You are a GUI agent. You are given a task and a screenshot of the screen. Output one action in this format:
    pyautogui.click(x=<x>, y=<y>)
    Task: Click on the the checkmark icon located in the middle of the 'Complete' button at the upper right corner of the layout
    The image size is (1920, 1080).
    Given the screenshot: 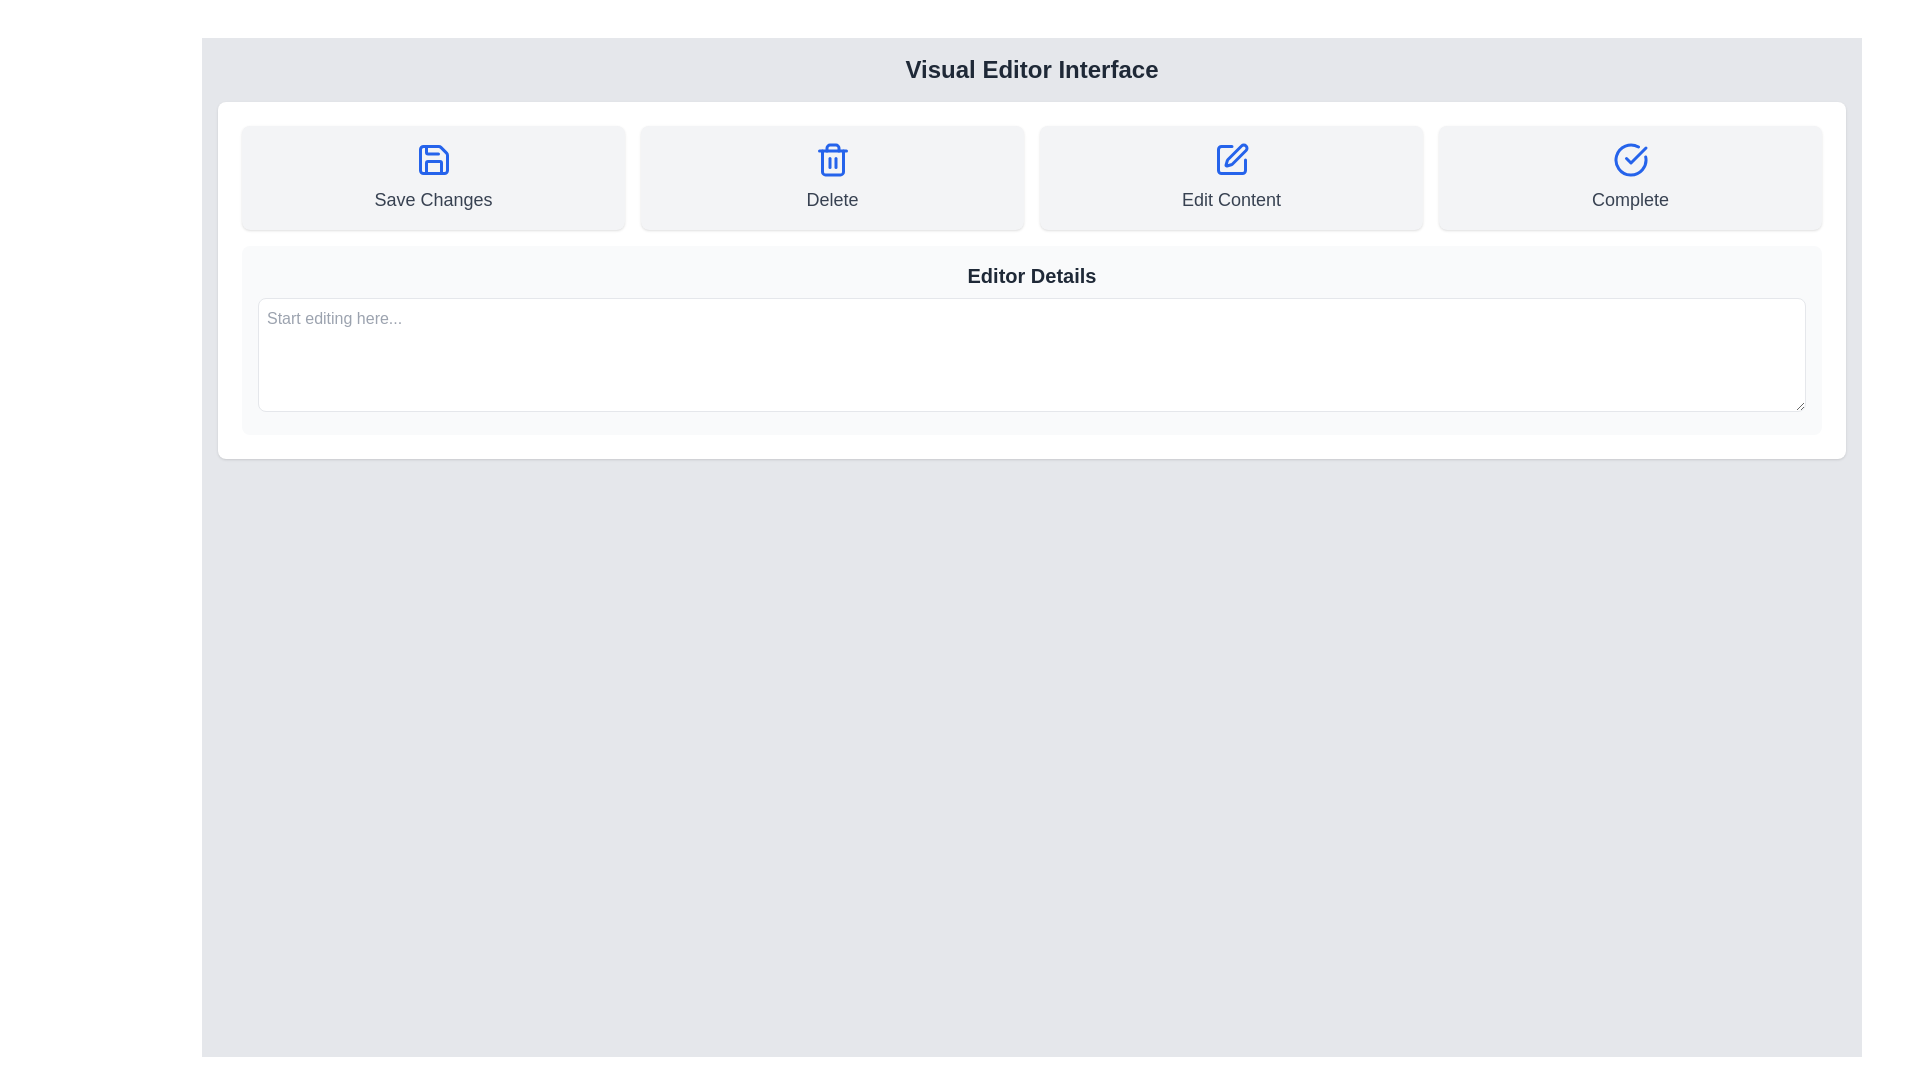 What is the action you would take?
    pyautogui.click(x=1635, y=154)
    